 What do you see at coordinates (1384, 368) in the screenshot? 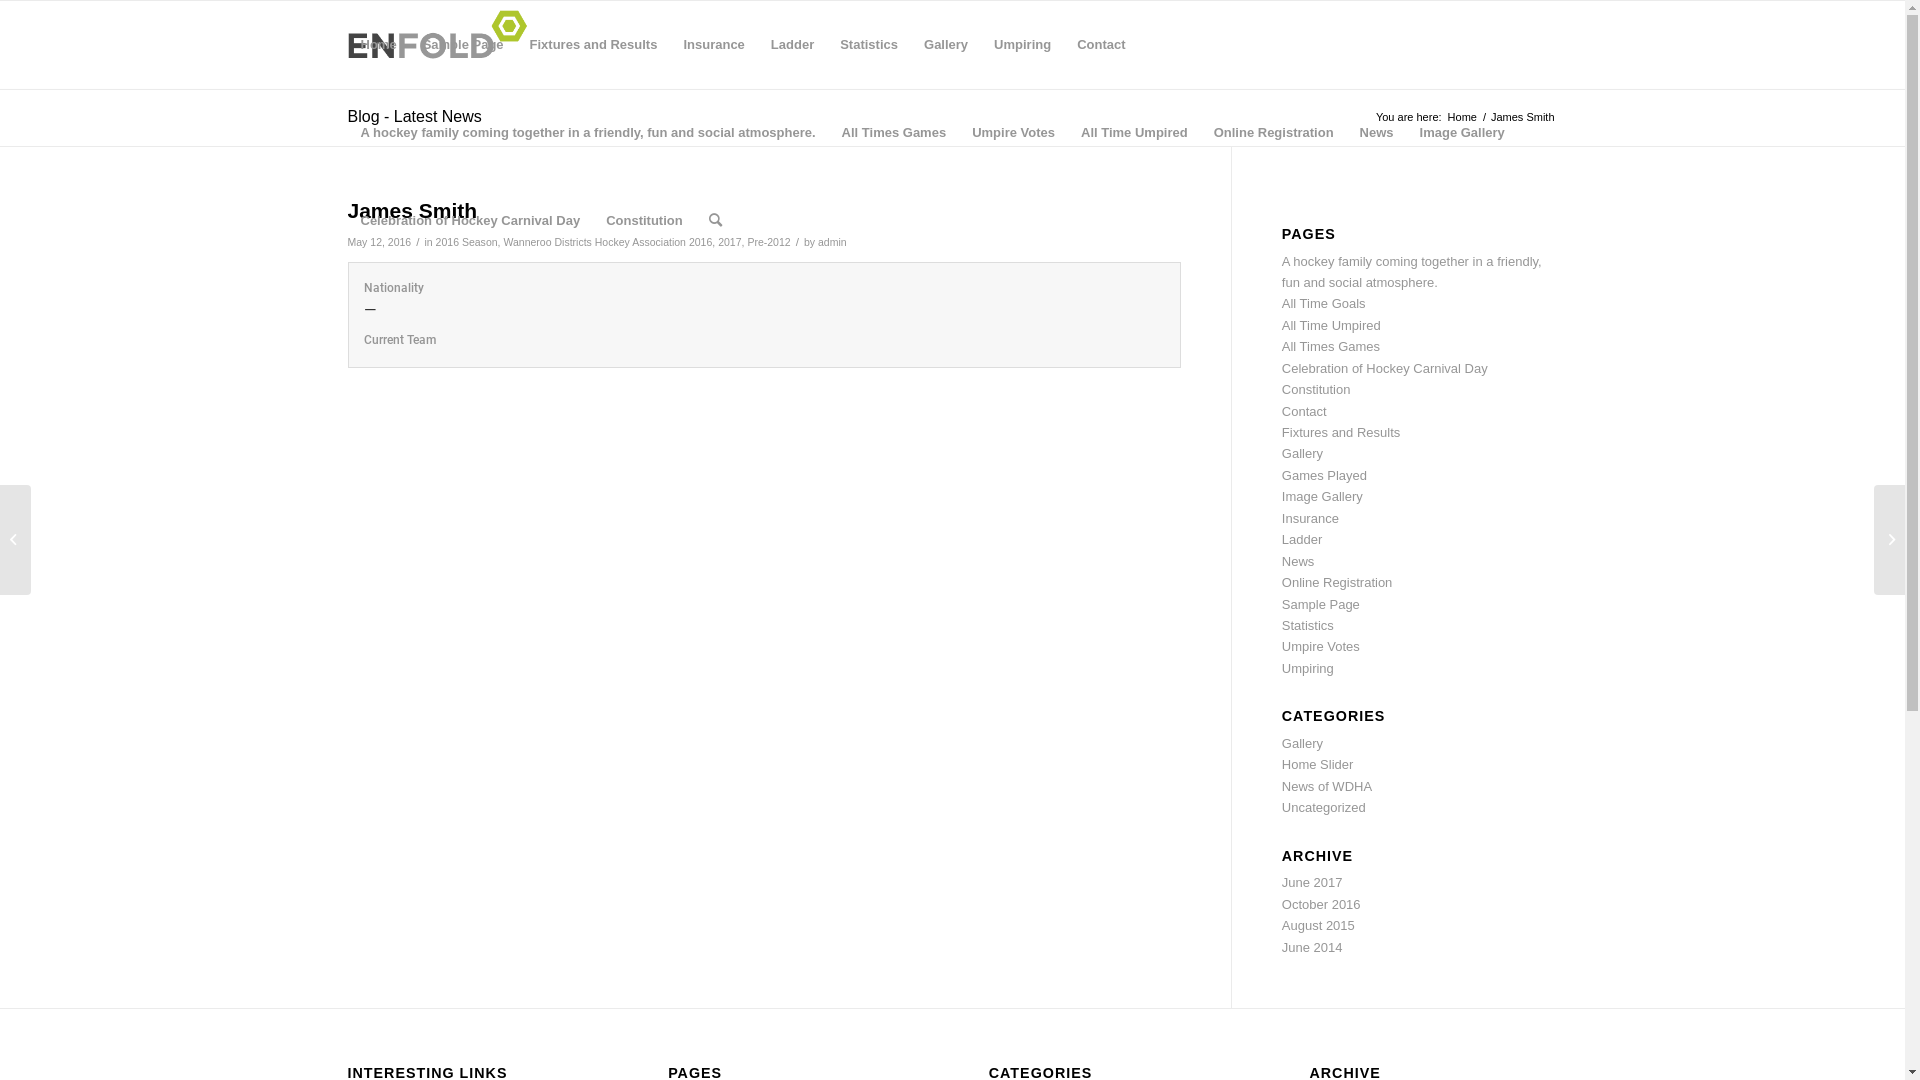
I see `'Celebration of Hockey Carnival Day'` at bounding box center [1384, 368].